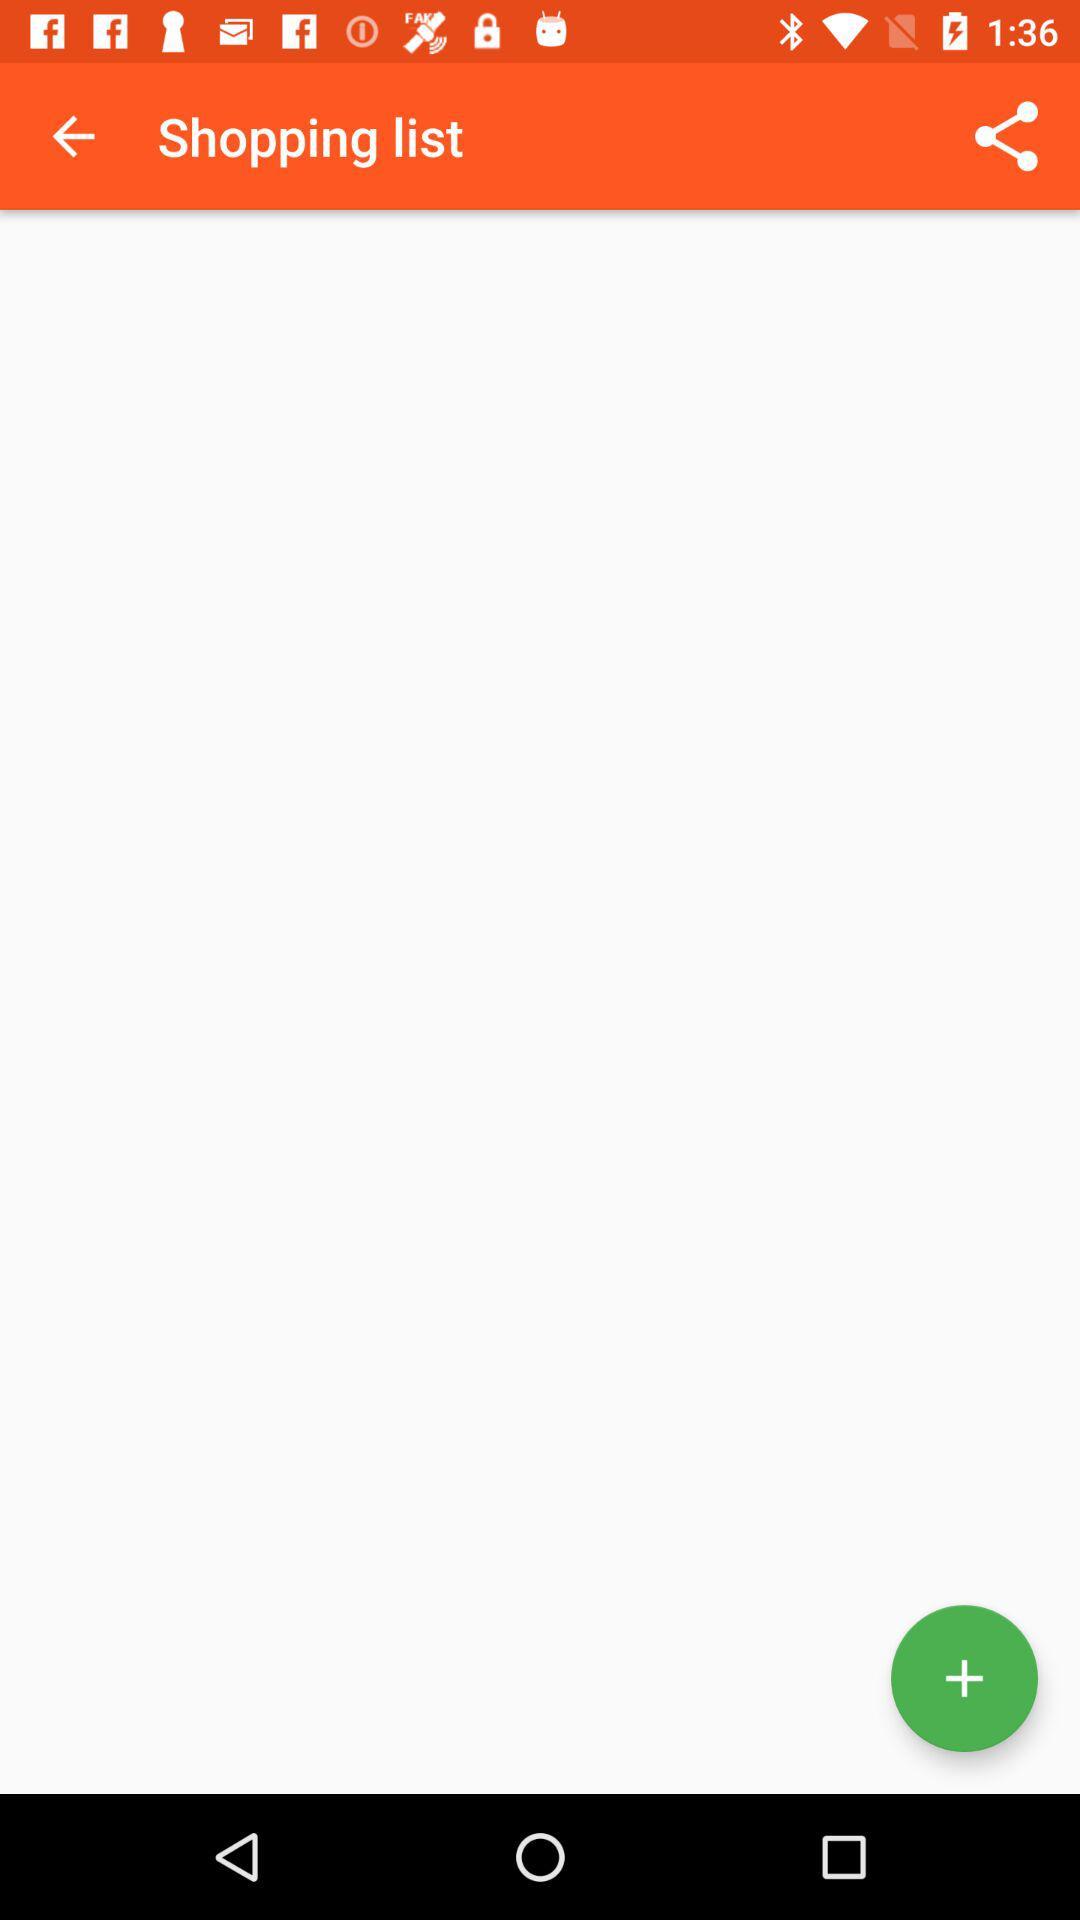 The width and height of the screenshot is (1080, 1920). Describe the element at coordinates (963, 1678) in the screenshot. I see `item` at that location.